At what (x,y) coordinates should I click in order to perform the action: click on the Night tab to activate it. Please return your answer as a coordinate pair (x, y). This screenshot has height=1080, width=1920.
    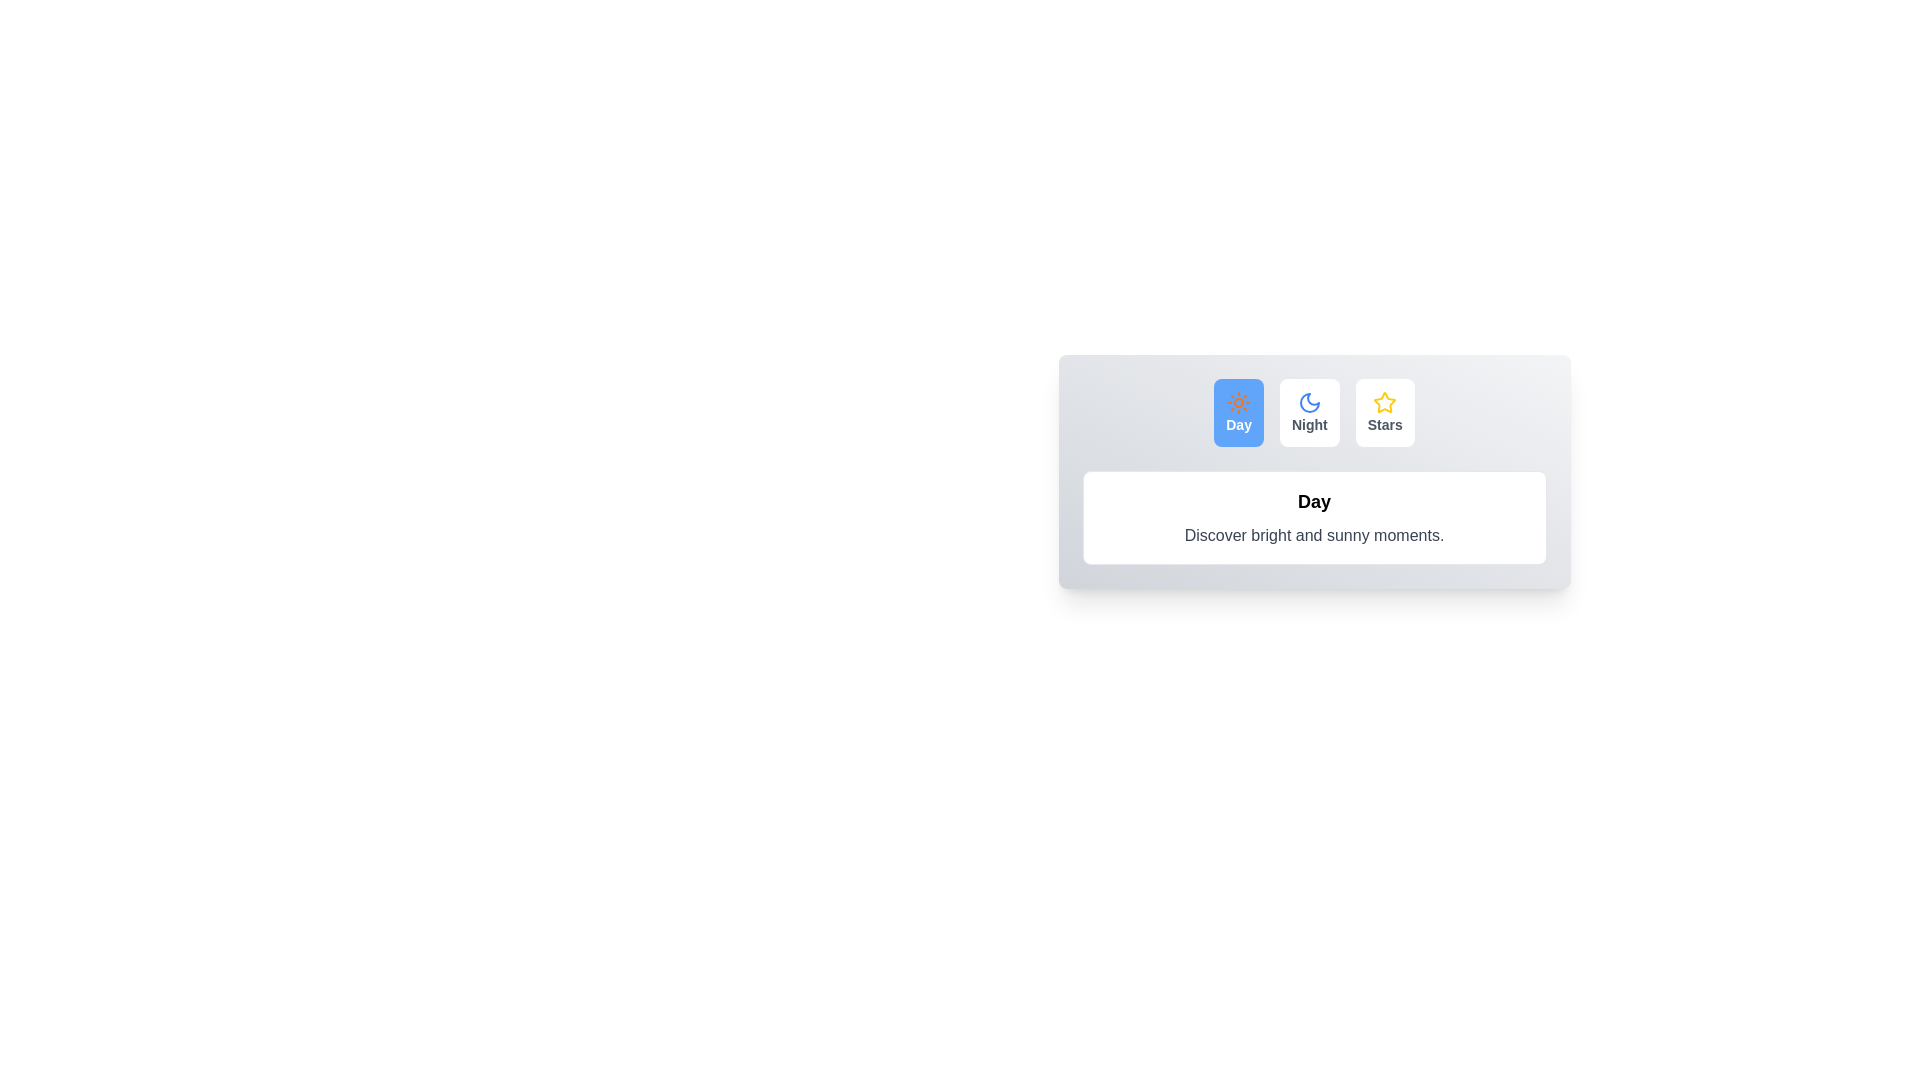
    Looking at the image, I should click on (1309, 411).